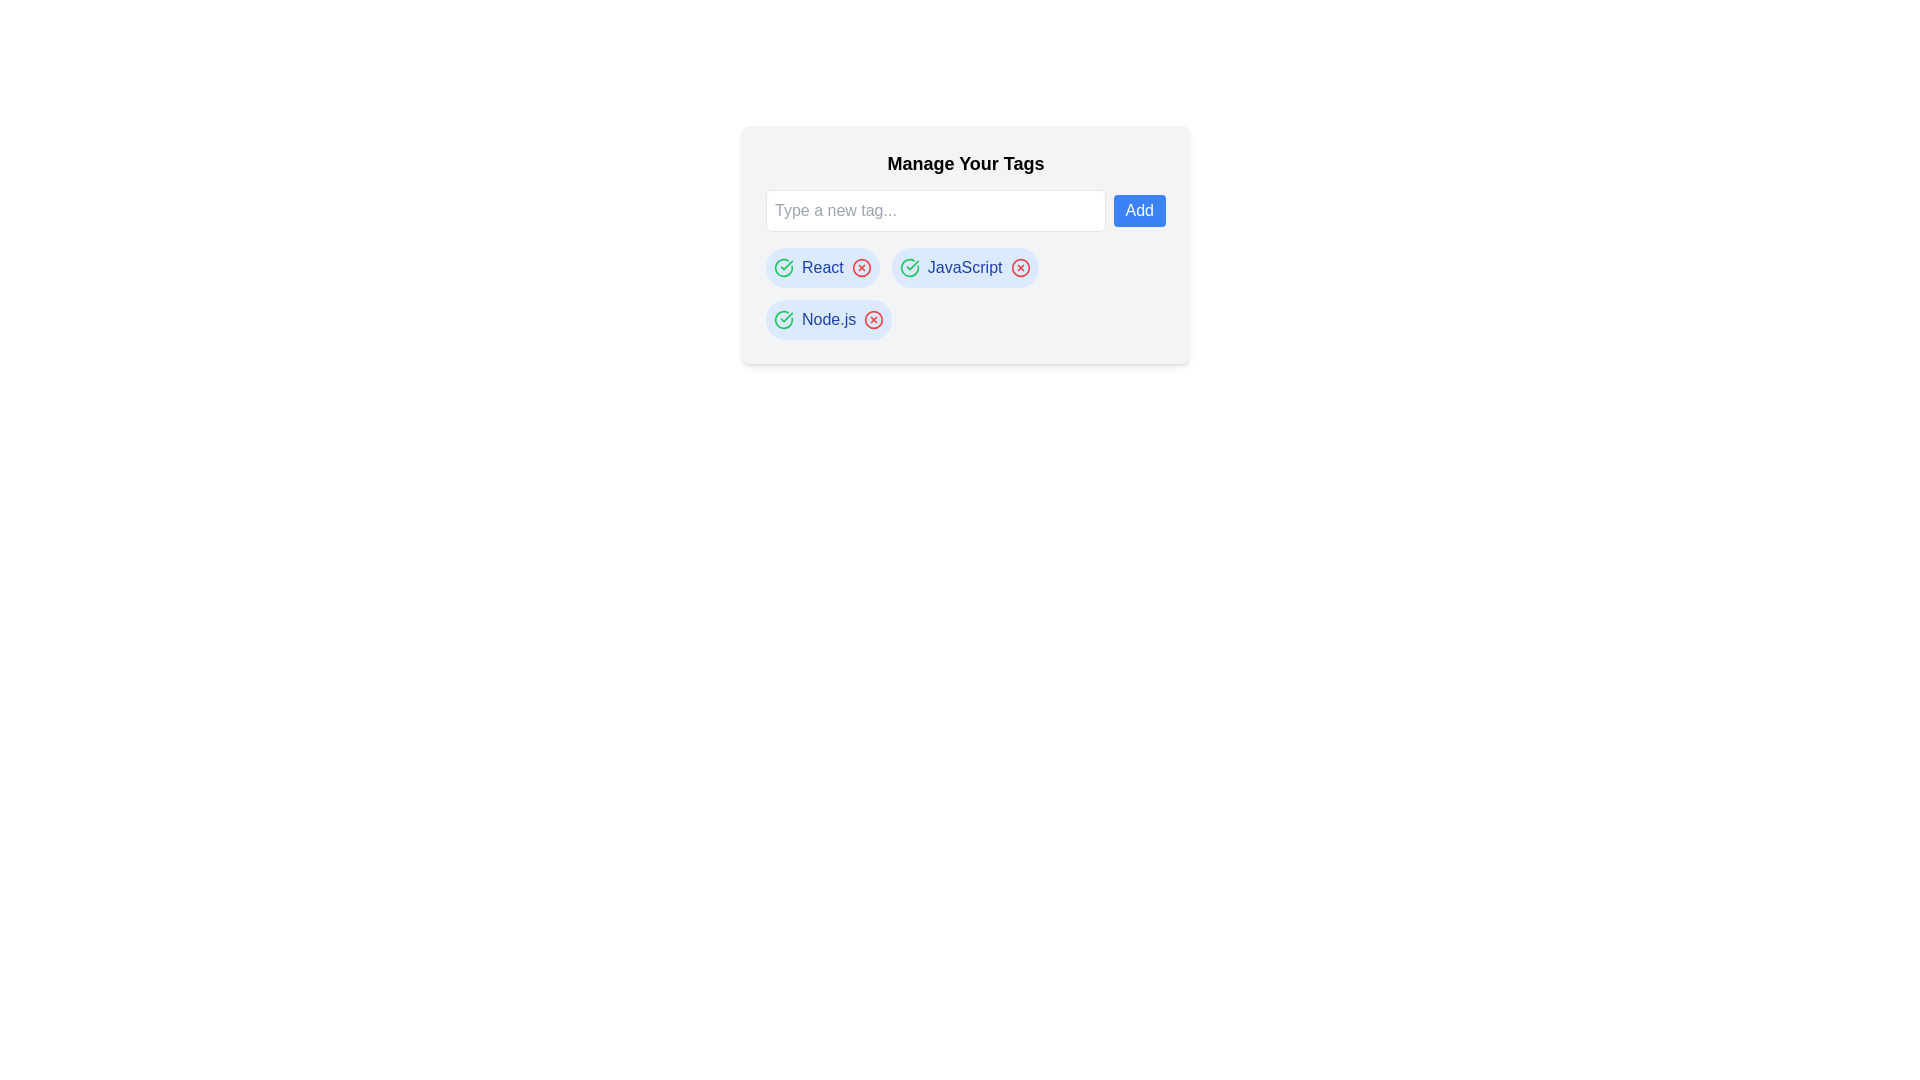  I want to click on red 'X' icon next to the tag labeled JavaScript to remove it, so click(1020, 266).